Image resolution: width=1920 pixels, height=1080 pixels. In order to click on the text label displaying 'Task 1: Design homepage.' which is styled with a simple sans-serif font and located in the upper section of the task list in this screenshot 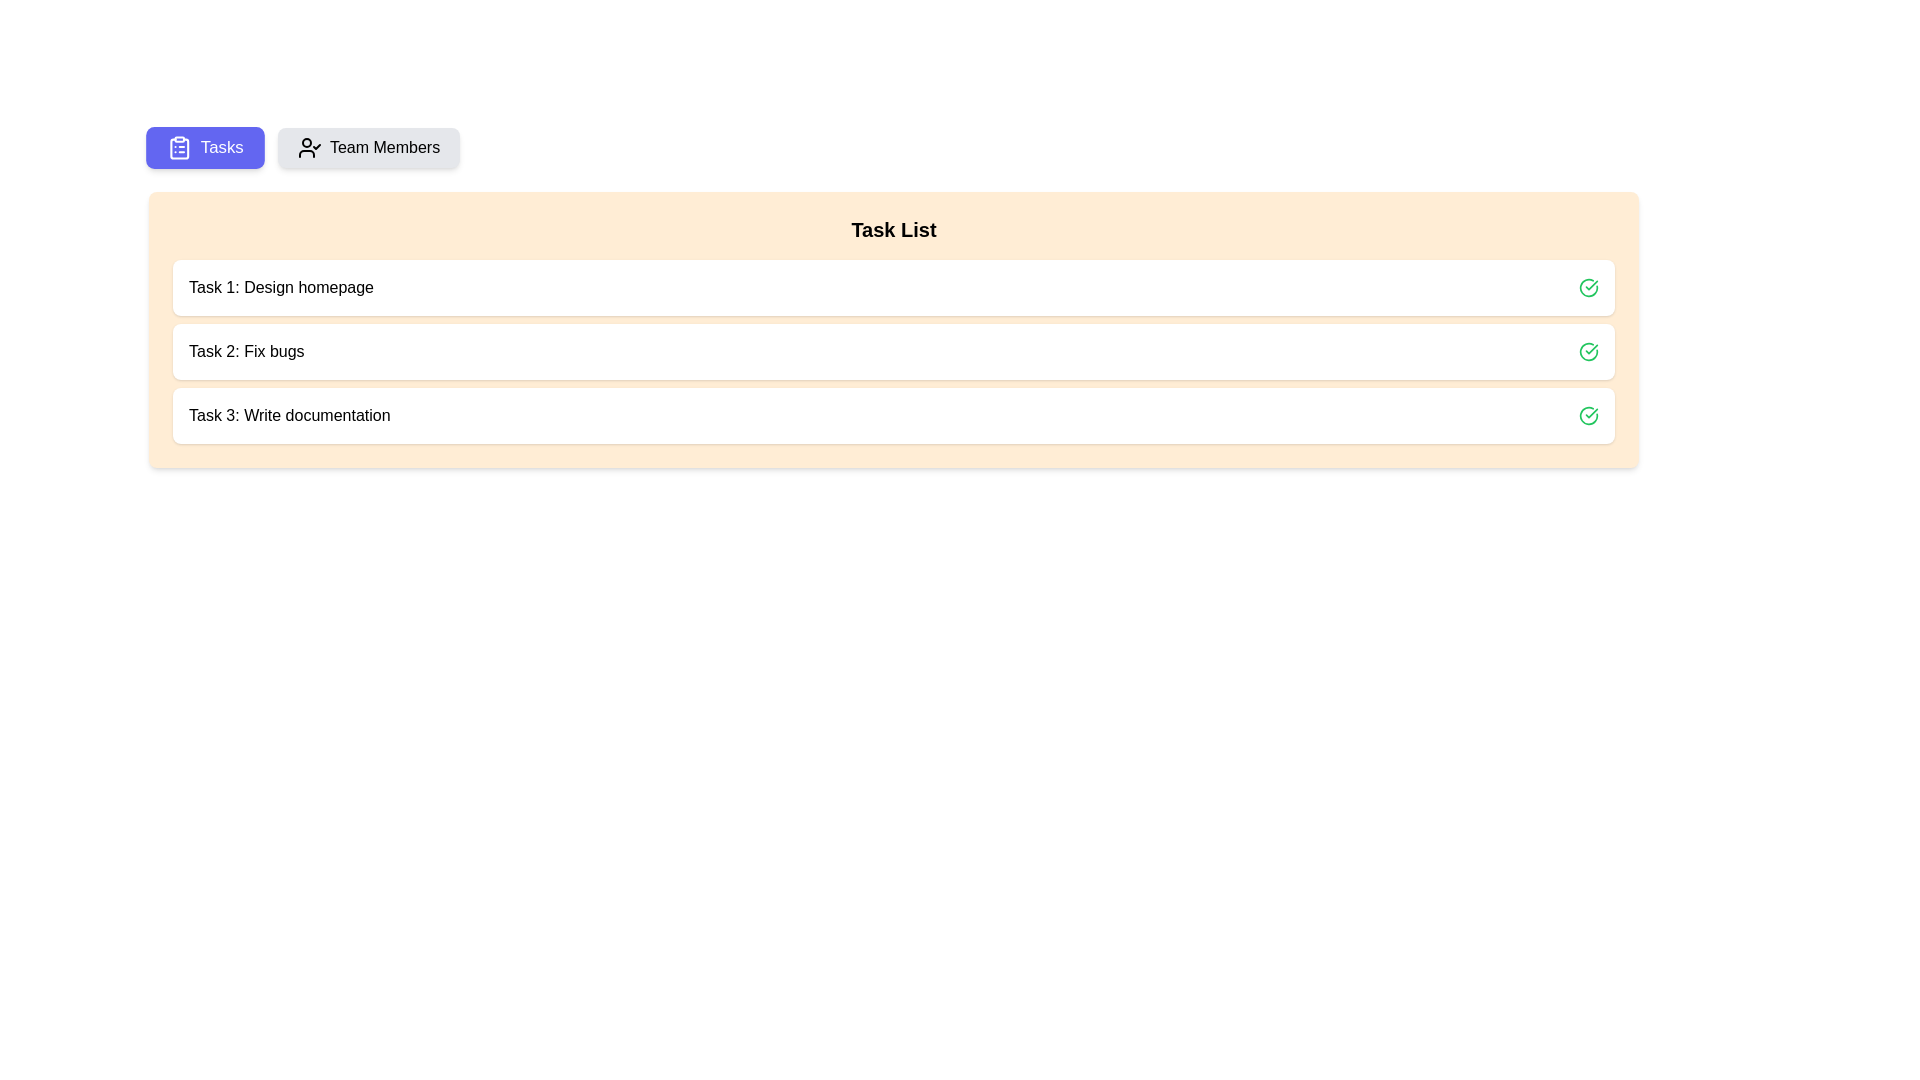, I will do `click(280, 288)`.